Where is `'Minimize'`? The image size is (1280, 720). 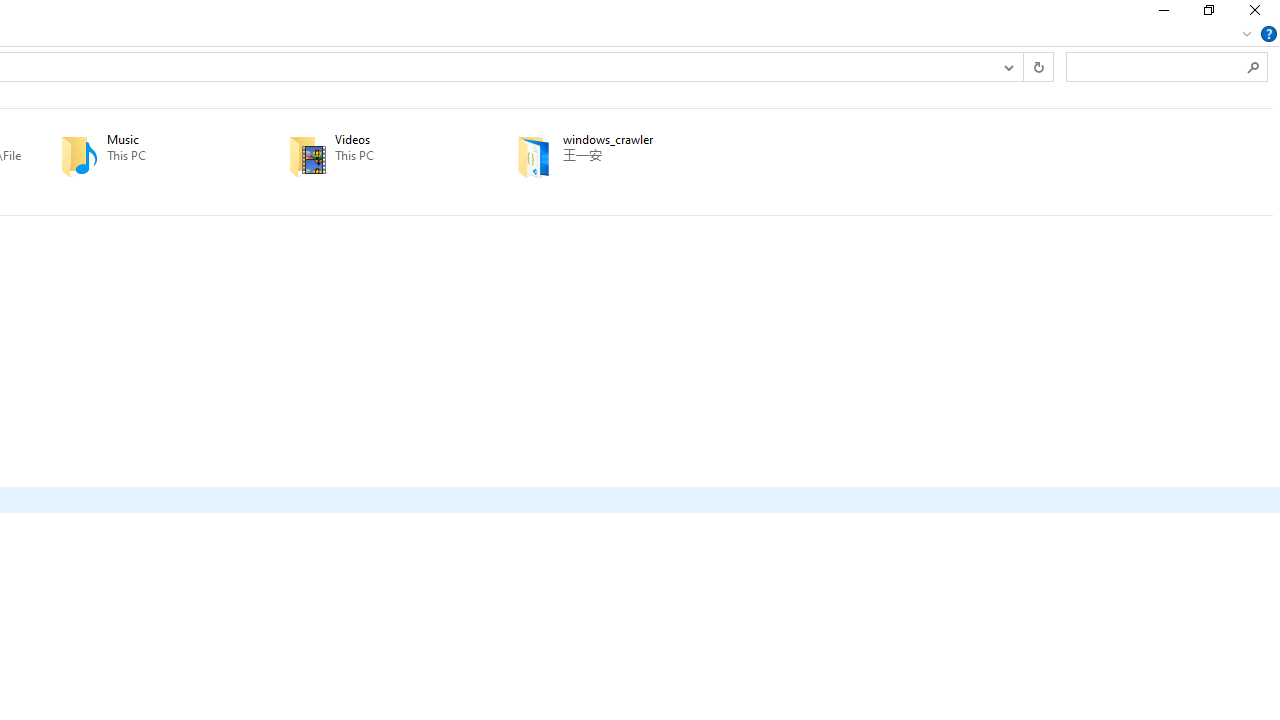 'Minimize' is located at coordinates (1162, 15).